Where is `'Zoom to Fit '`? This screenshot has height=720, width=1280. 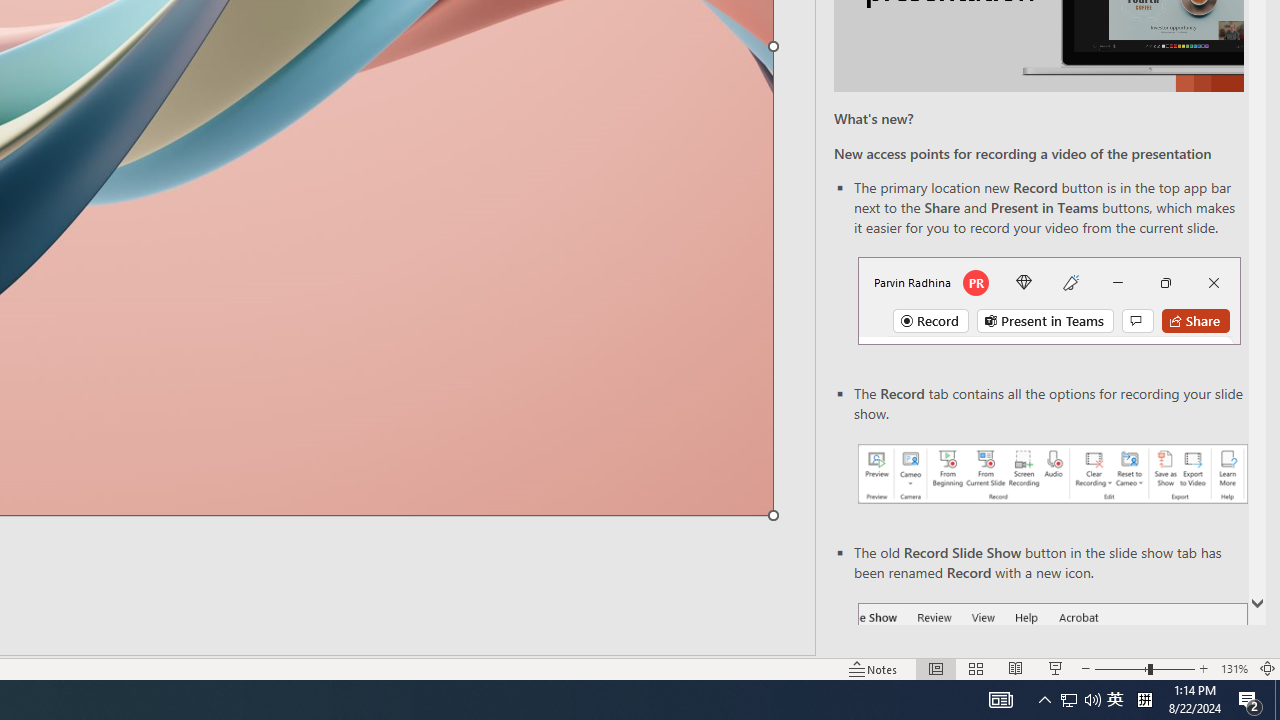
'Zoom to Fit ' is located at coordinates (1266, 669).